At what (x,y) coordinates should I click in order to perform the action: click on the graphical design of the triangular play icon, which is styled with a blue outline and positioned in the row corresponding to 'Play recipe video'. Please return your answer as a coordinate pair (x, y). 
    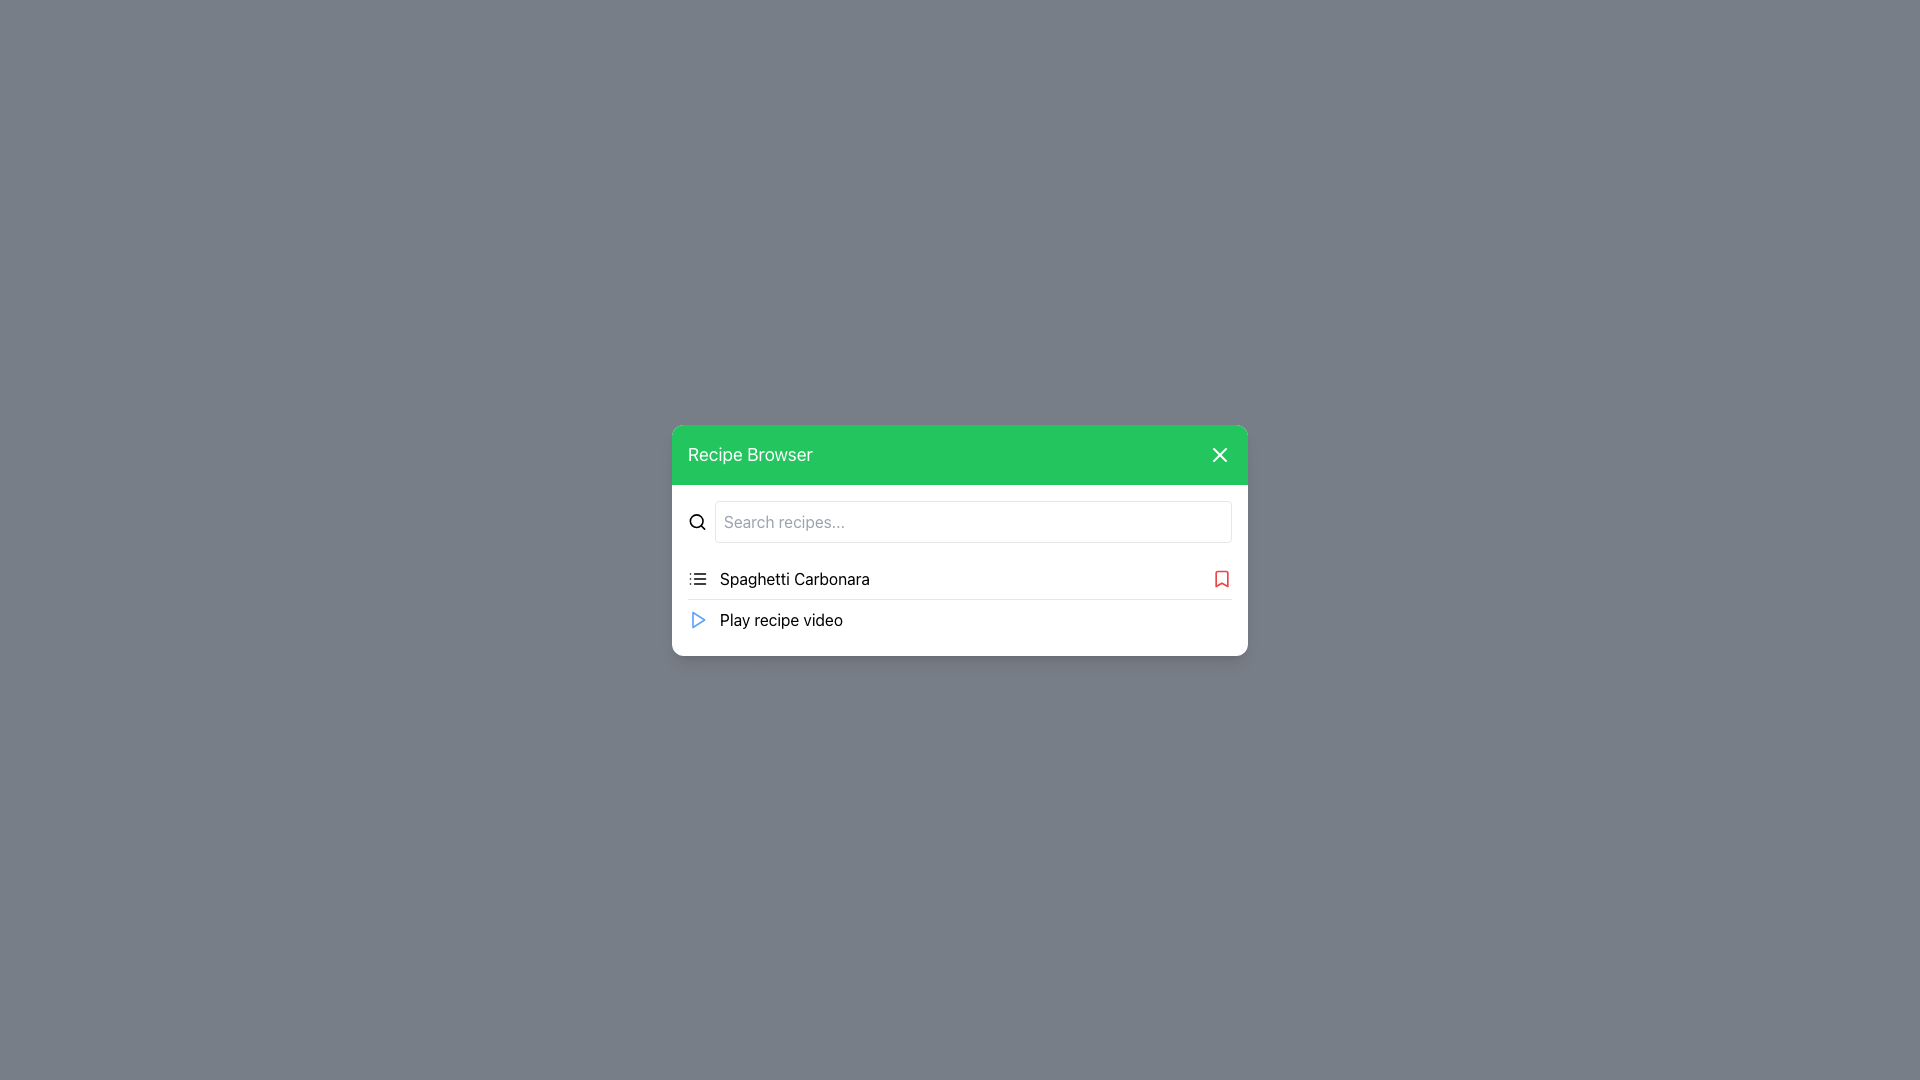
    Looking at the image, I should click on (698, 618).